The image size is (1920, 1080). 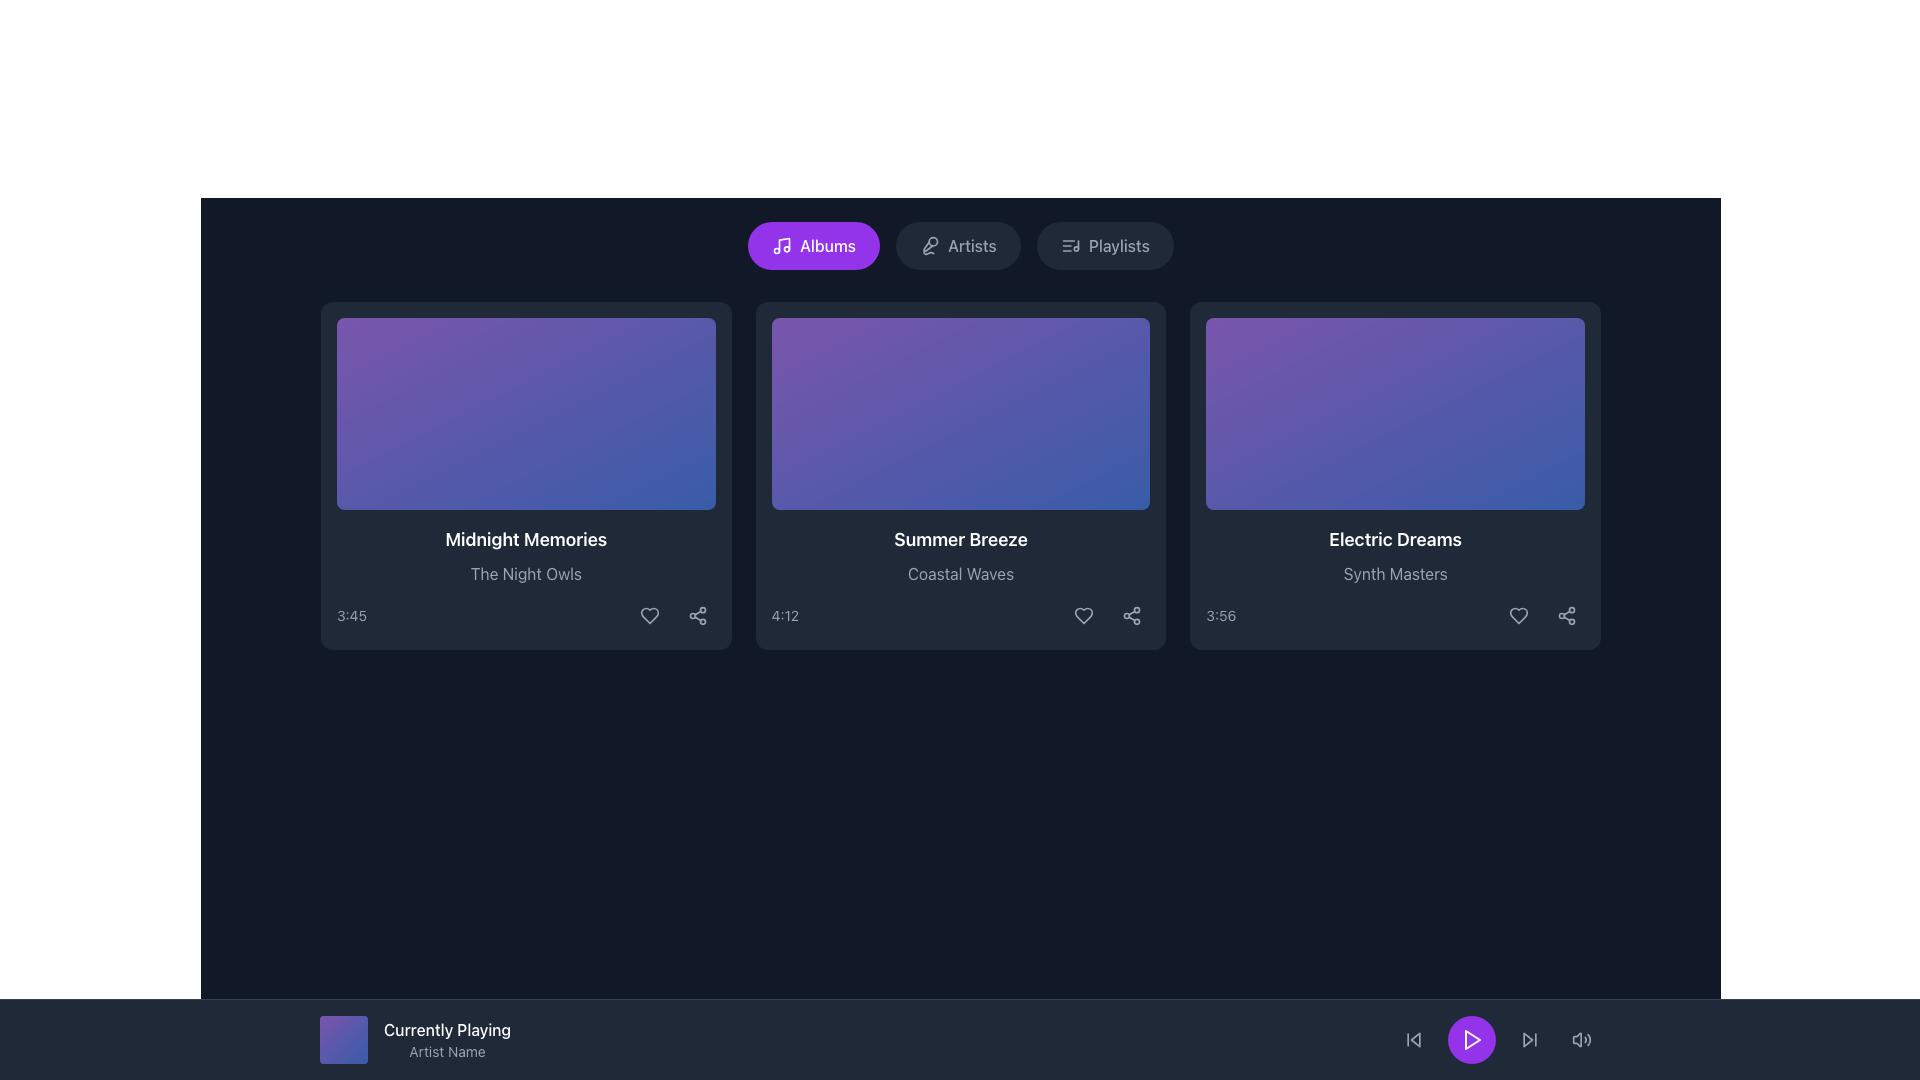 What do you see at coordinates (1414, 1039) in the screenshot?
I see `the previous track icon located in the bottom control bar of the media controls if it is navigable` at bounding box center [1414, 1039].